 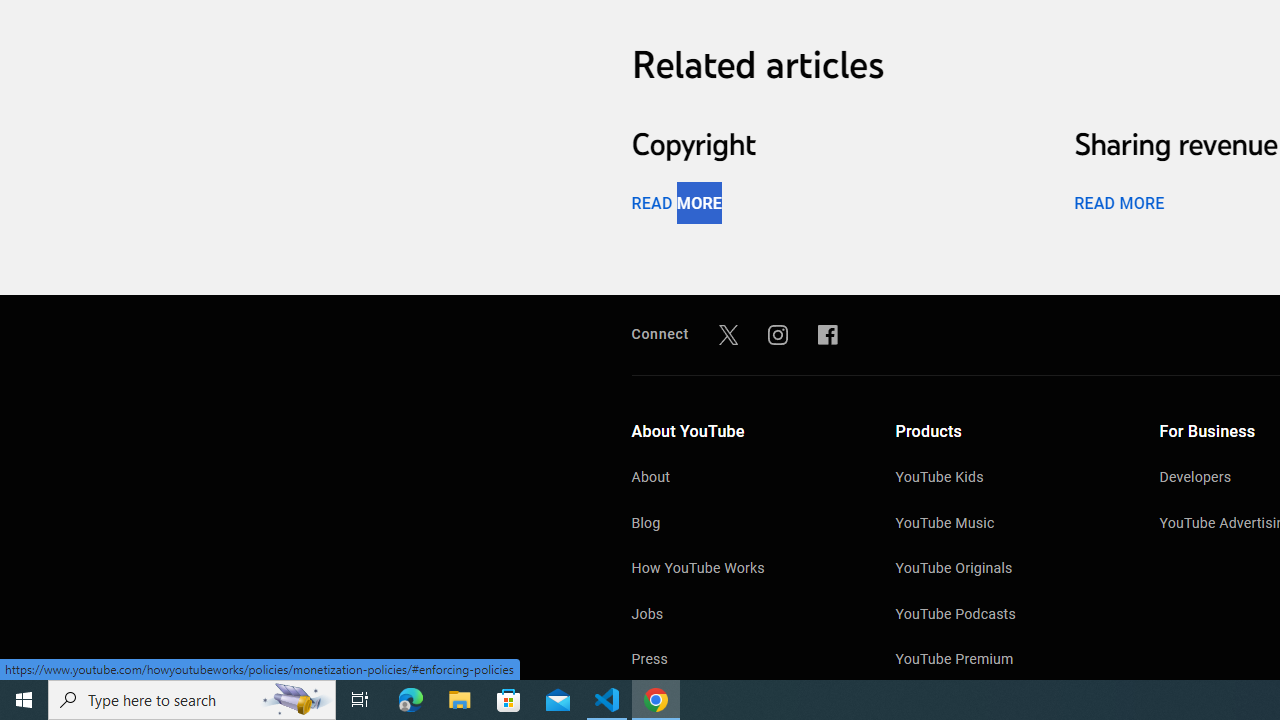 I want to click on 'YouTube Originals', so click(x=1007, y=570).